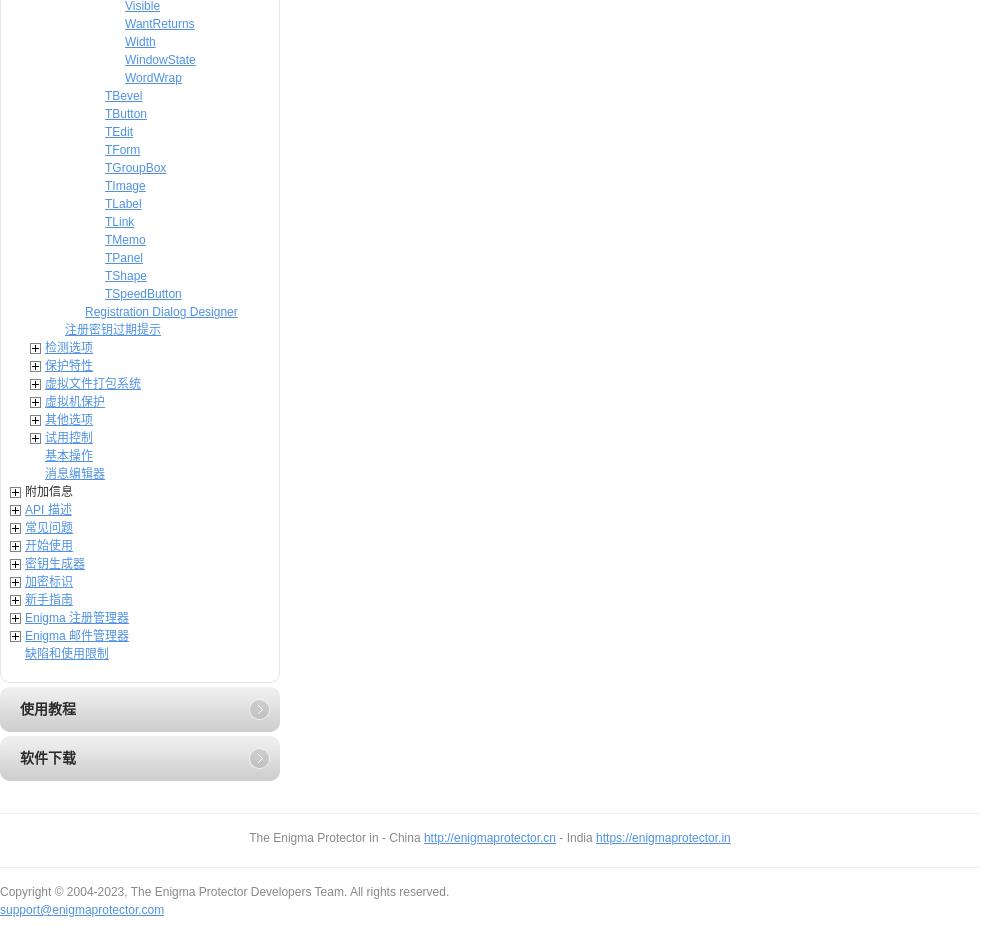 Image resolution: width=1000 pixels, height=938 pixels. I want to click on 'Copyright © 2004-2023, The Enigma Protector Developers Team. All rights reserved.', so click(223, 892).